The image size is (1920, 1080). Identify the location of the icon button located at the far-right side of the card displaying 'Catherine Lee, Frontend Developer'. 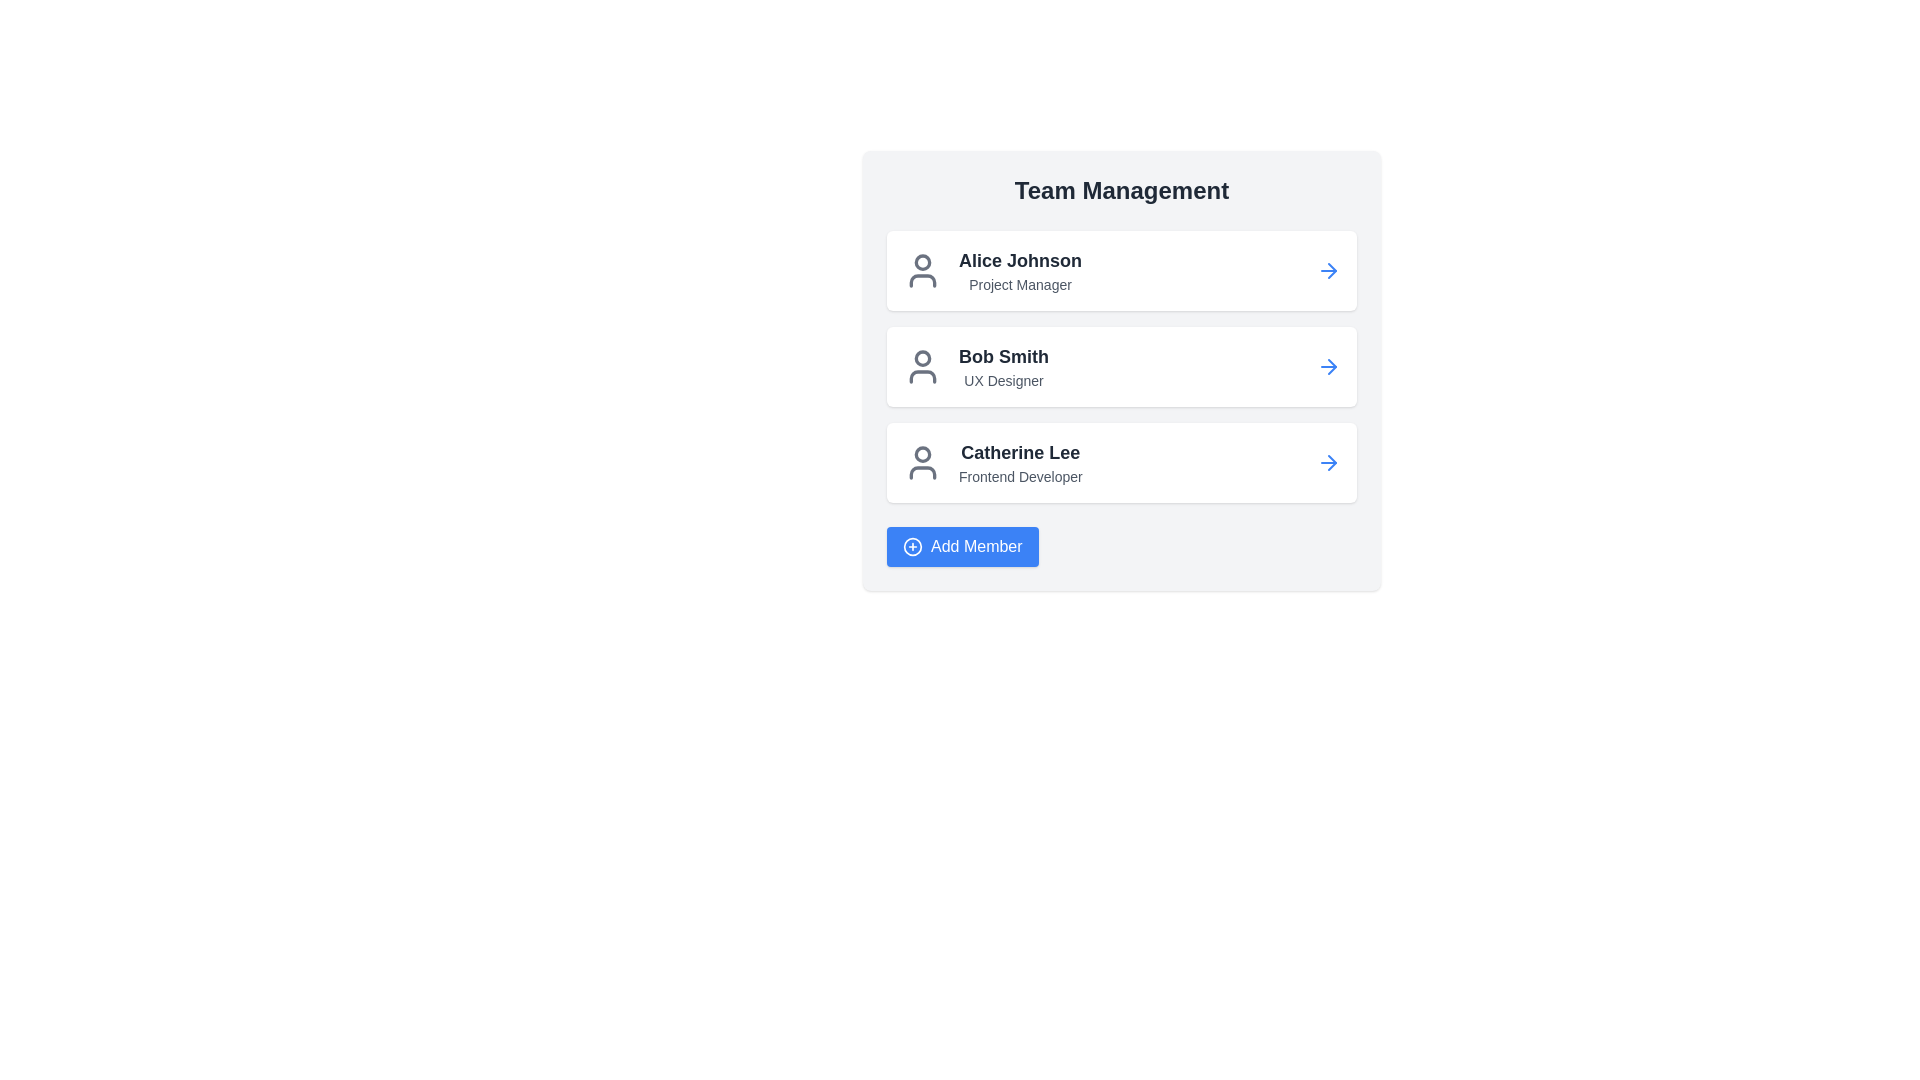
(1329, 462).